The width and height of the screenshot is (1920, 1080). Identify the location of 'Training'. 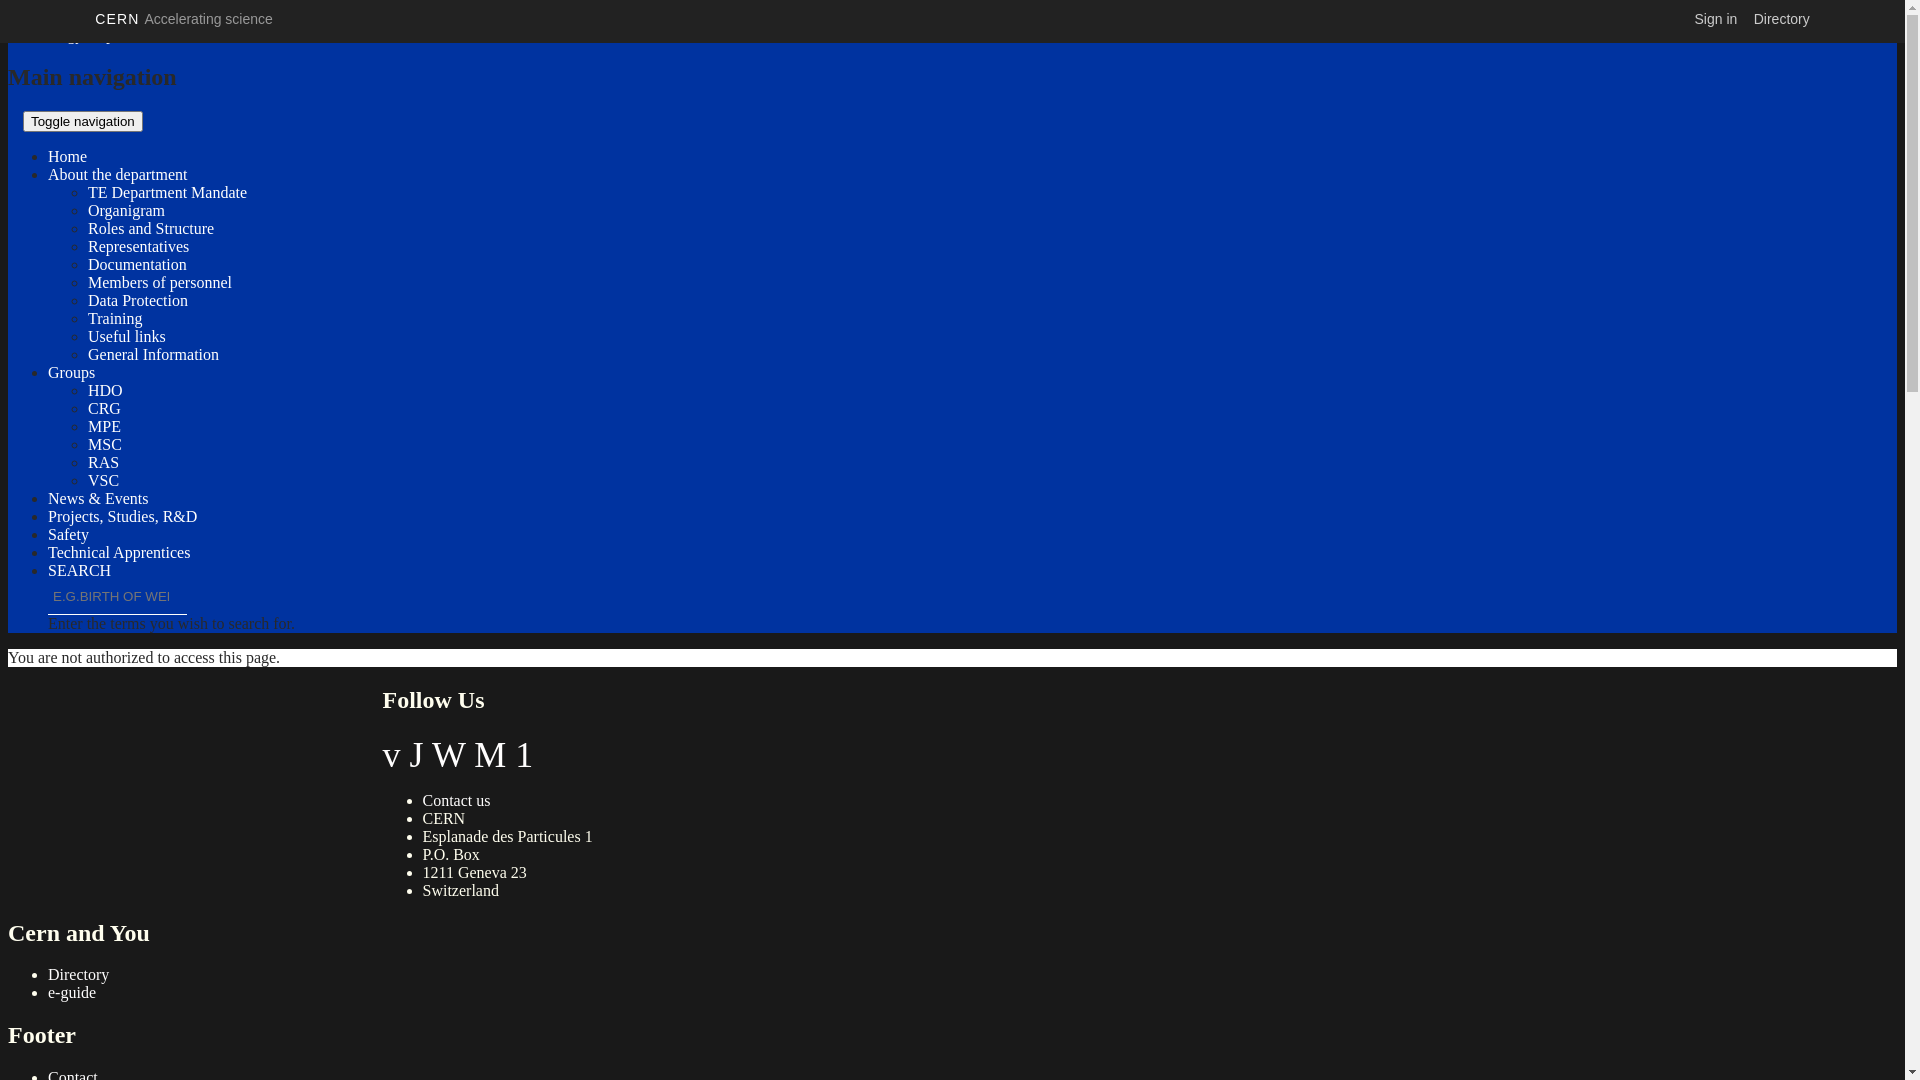
(114, 317).